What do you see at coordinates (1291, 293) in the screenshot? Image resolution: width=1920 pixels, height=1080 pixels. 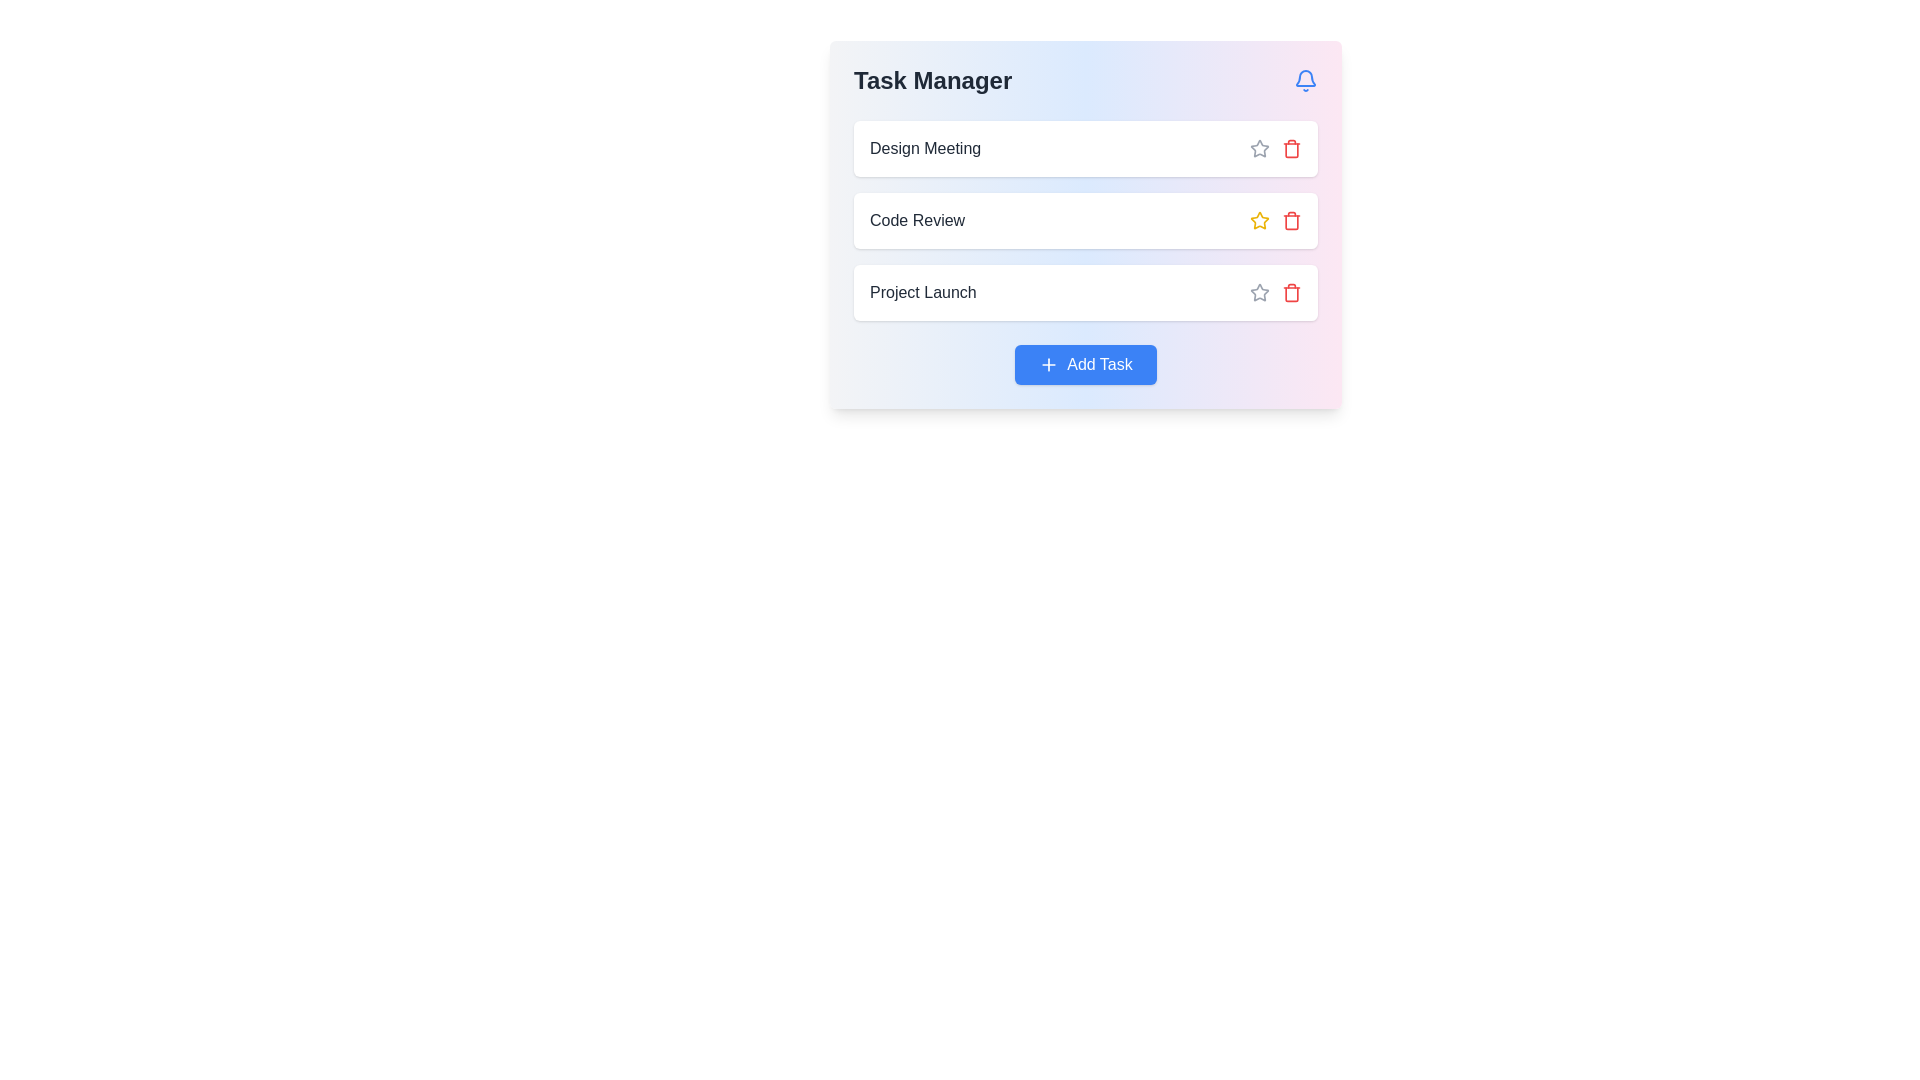 I see `the red trash bin icon that represents delete functionality, located next to the 'Project Launch' task` at bounding box center [1291, 293].